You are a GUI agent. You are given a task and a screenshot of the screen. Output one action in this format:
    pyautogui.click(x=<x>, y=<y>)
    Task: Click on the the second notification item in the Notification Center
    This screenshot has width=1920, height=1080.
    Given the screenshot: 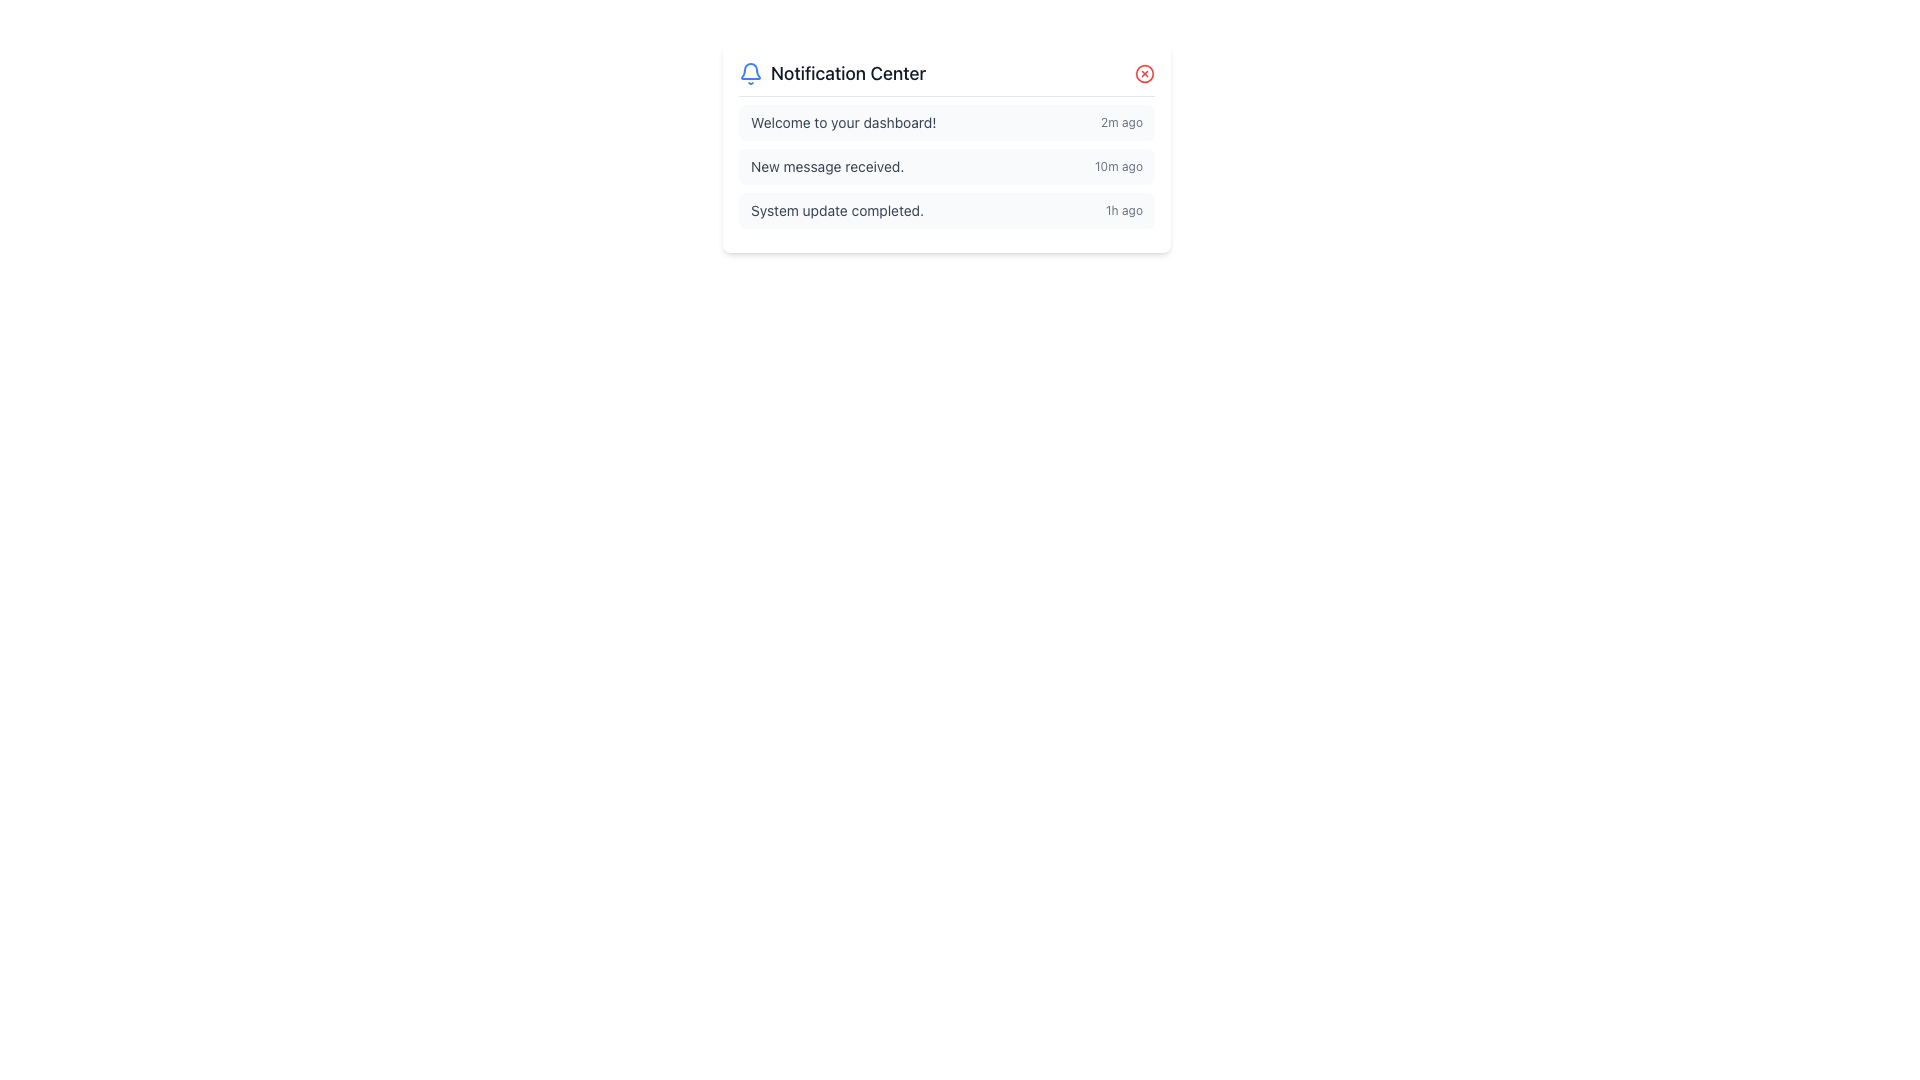 What is the action you would take?
    pyautogui.click(x=945, y=165)
    